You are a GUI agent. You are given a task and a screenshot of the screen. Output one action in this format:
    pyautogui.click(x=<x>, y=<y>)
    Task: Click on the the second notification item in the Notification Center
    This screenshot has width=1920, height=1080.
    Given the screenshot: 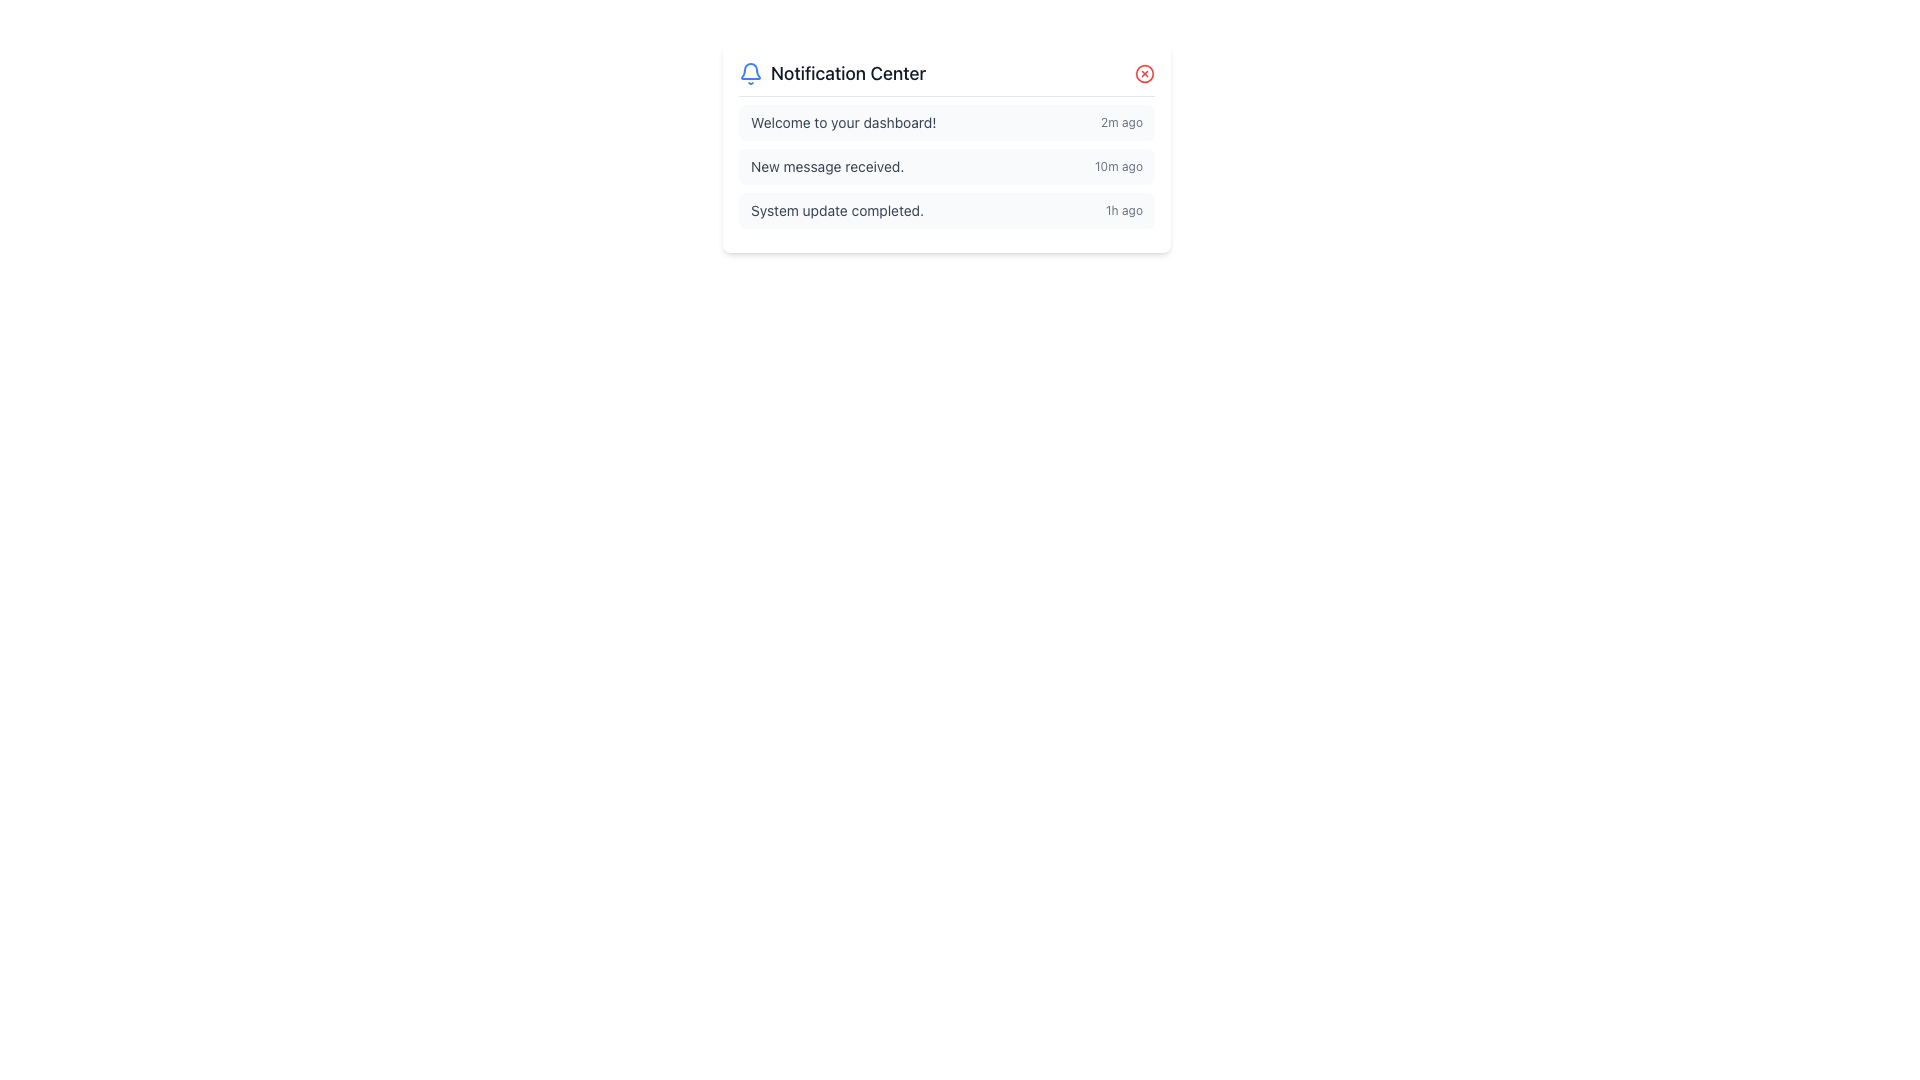 What is the action you would take?
    pyautogui.click(x=945, y=165)
    